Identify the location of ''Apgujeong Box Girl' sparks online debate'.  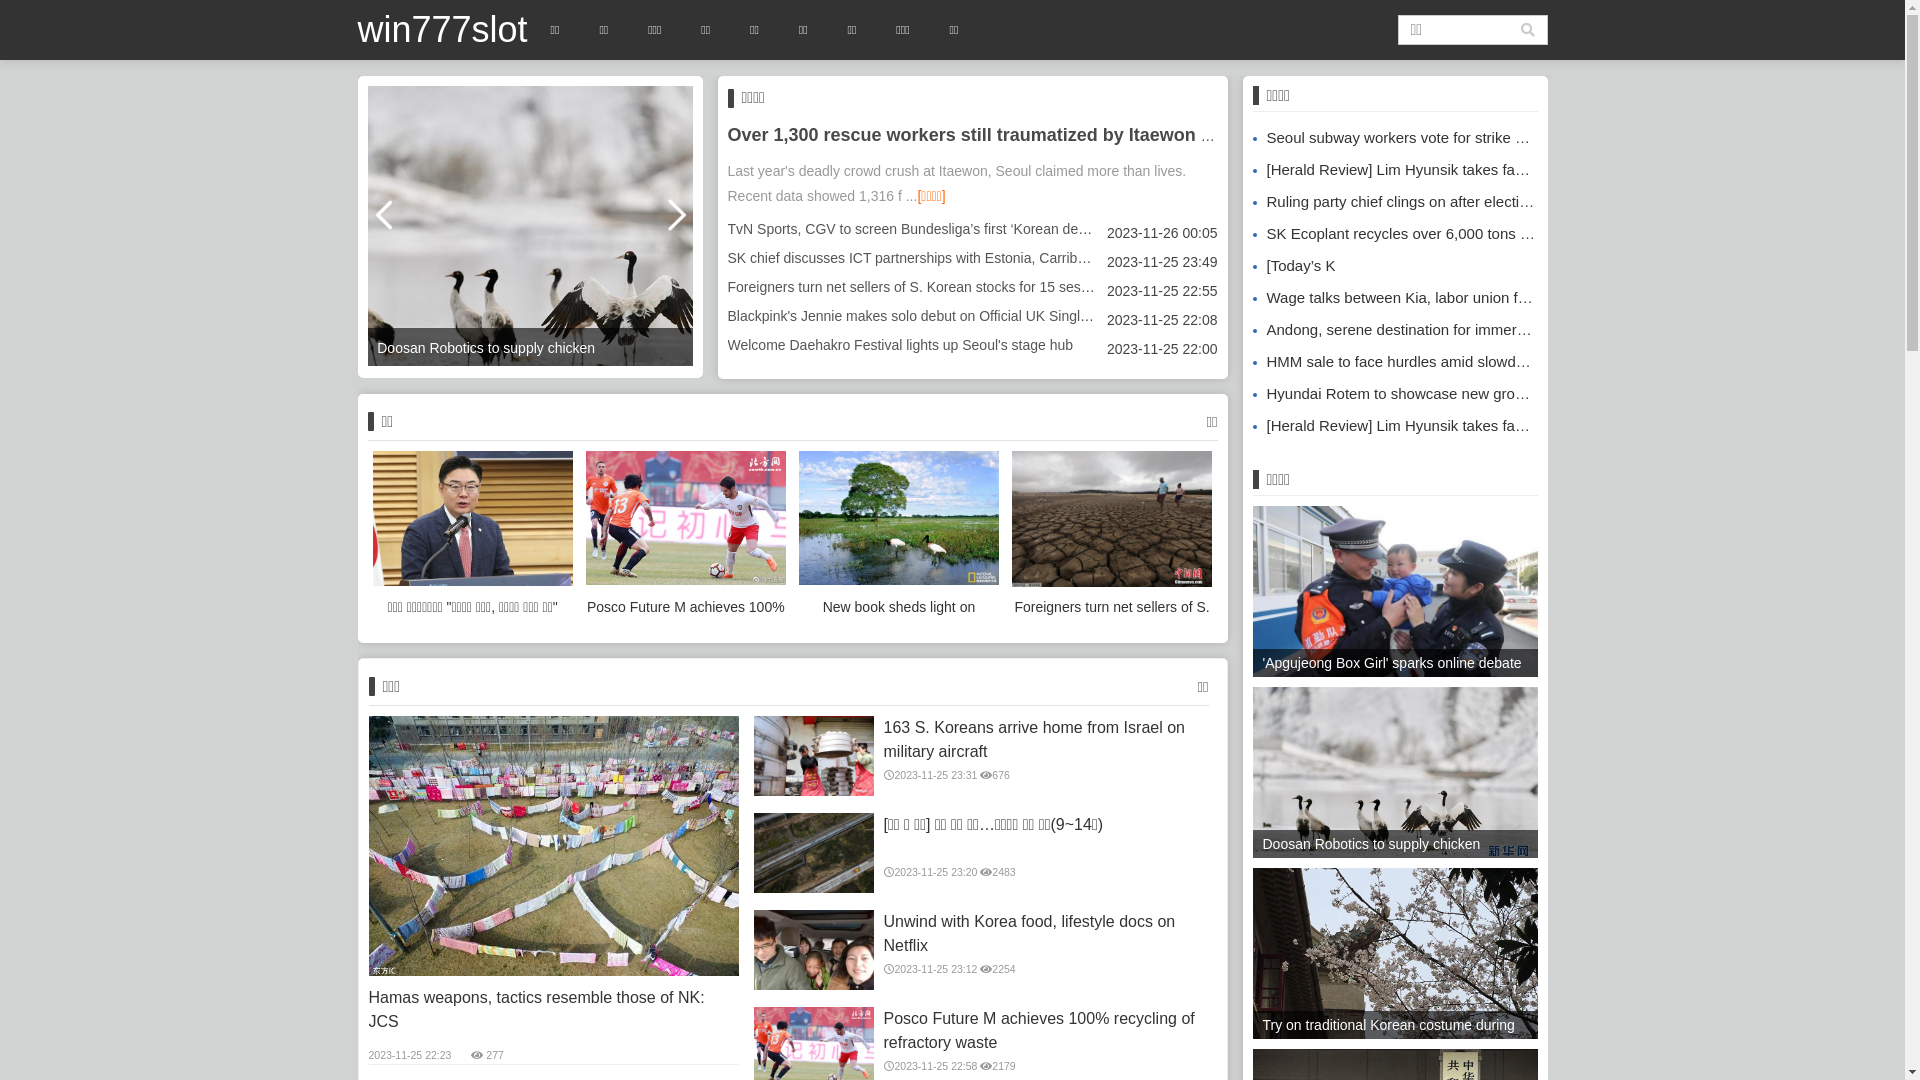
(1393, 600).